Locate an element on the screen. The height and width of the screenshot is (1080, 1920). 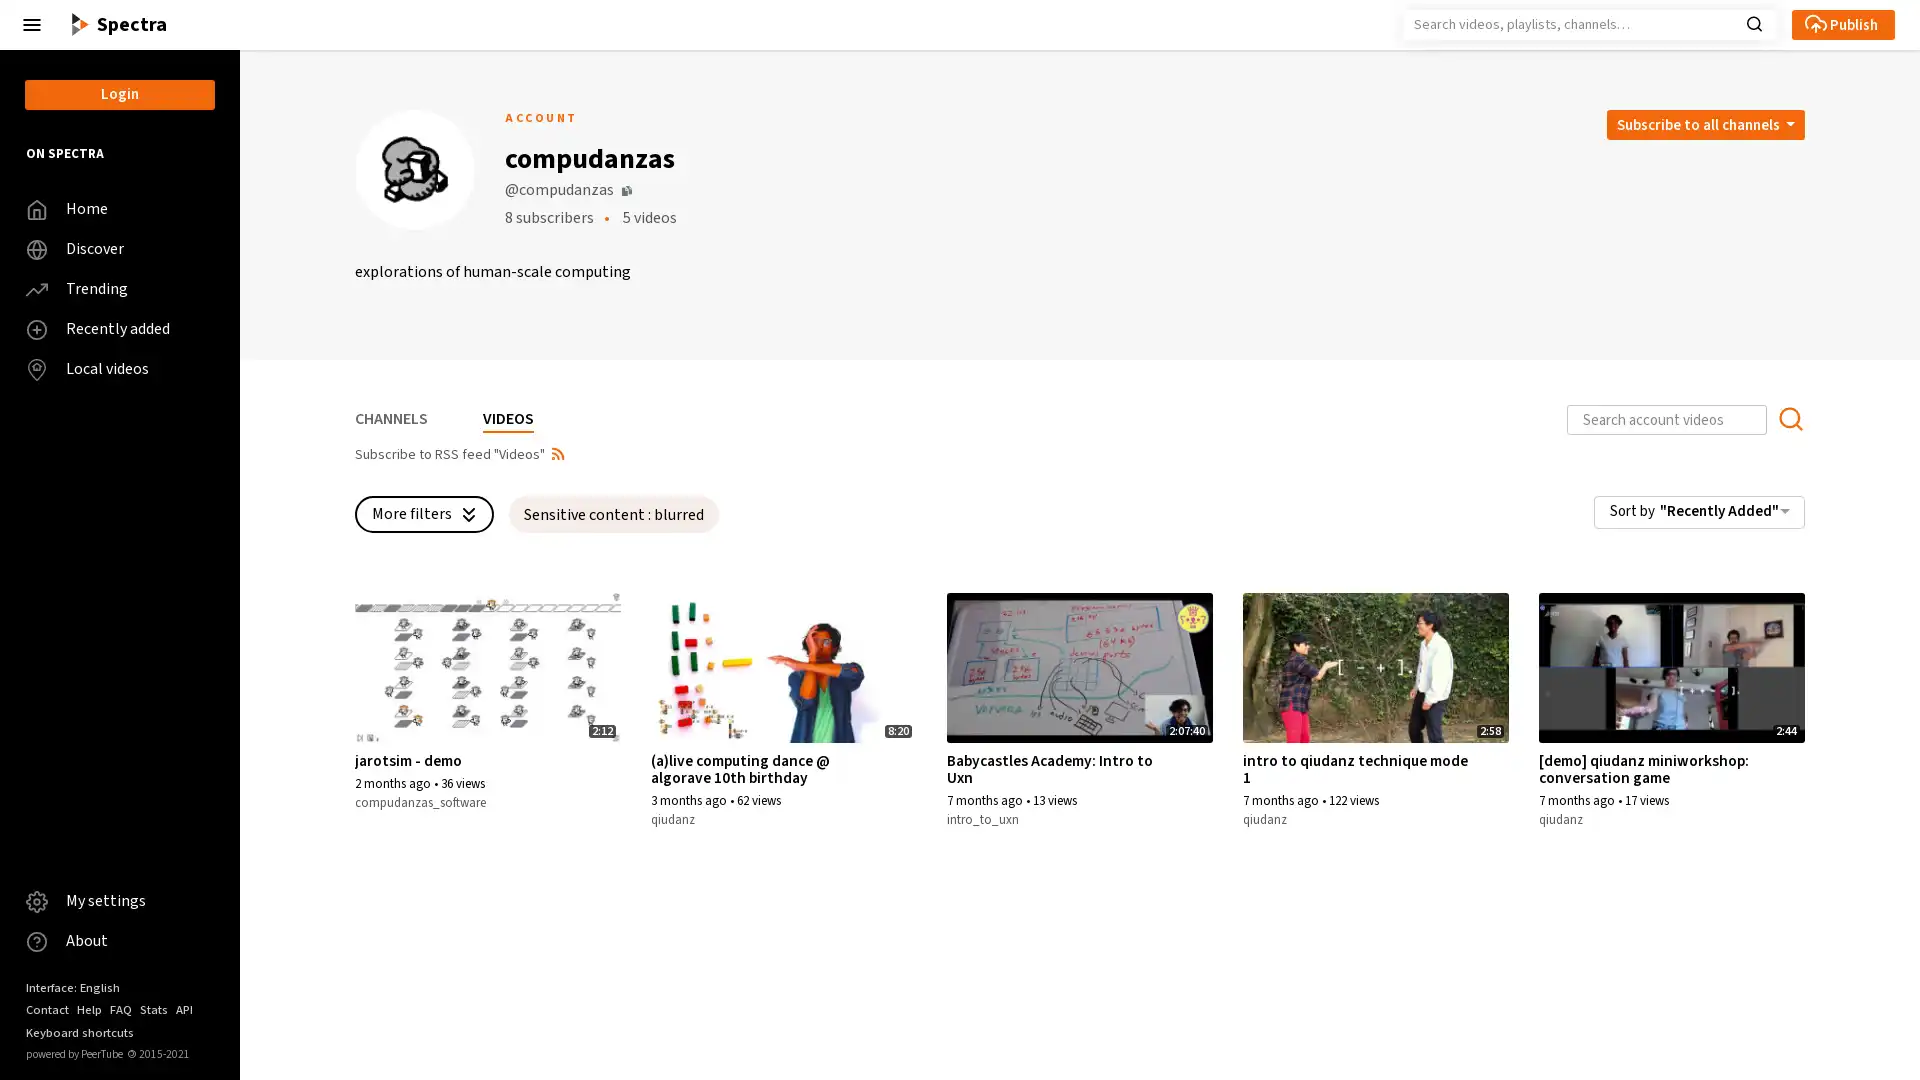
Interface: English is located at coordinates (72, 986).